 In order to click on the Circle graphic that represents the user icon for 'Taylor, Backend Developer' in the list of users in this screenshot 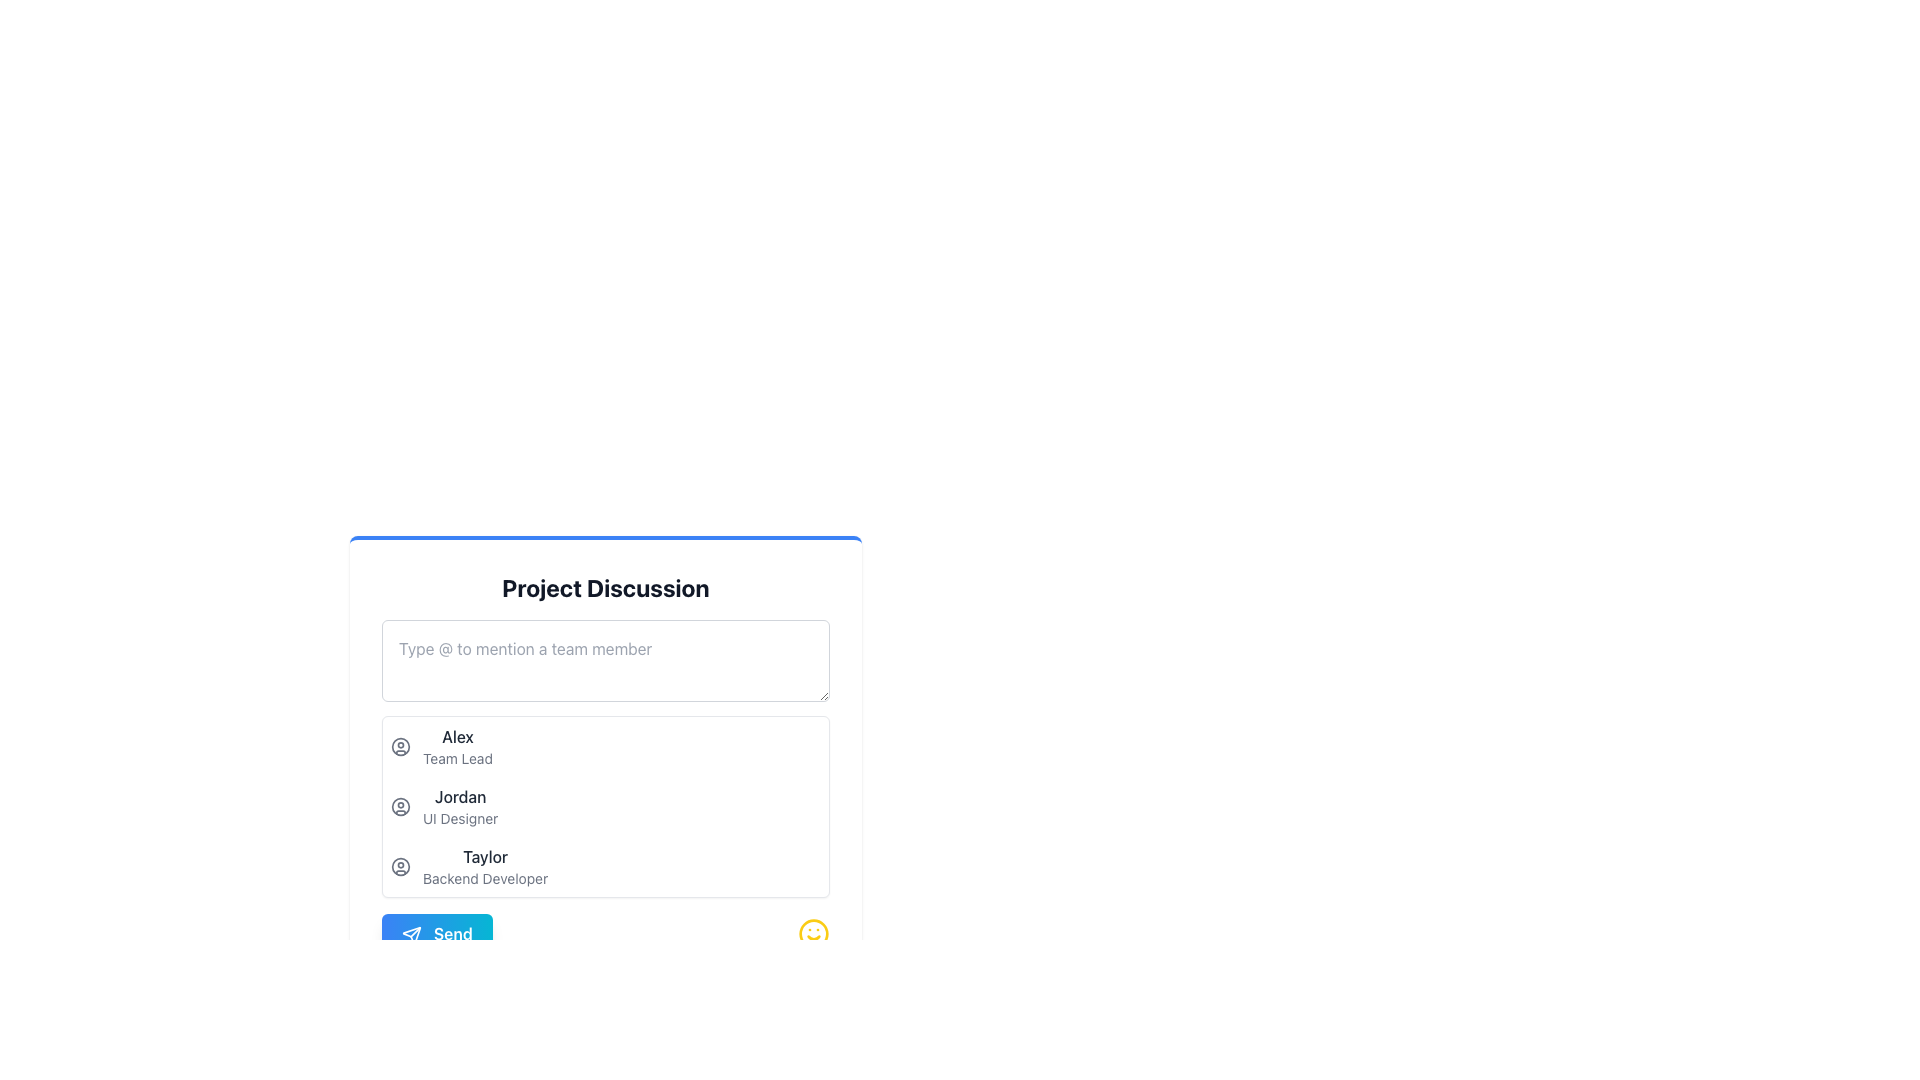, I will do `click(400, 866)`.